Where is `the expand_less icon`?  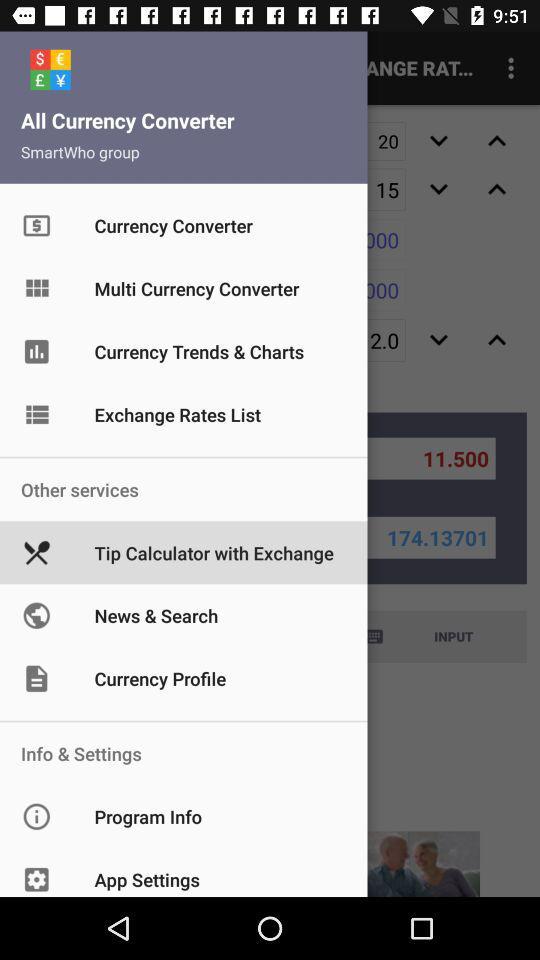
the expand_less icon is located at coordinates (496, 340).